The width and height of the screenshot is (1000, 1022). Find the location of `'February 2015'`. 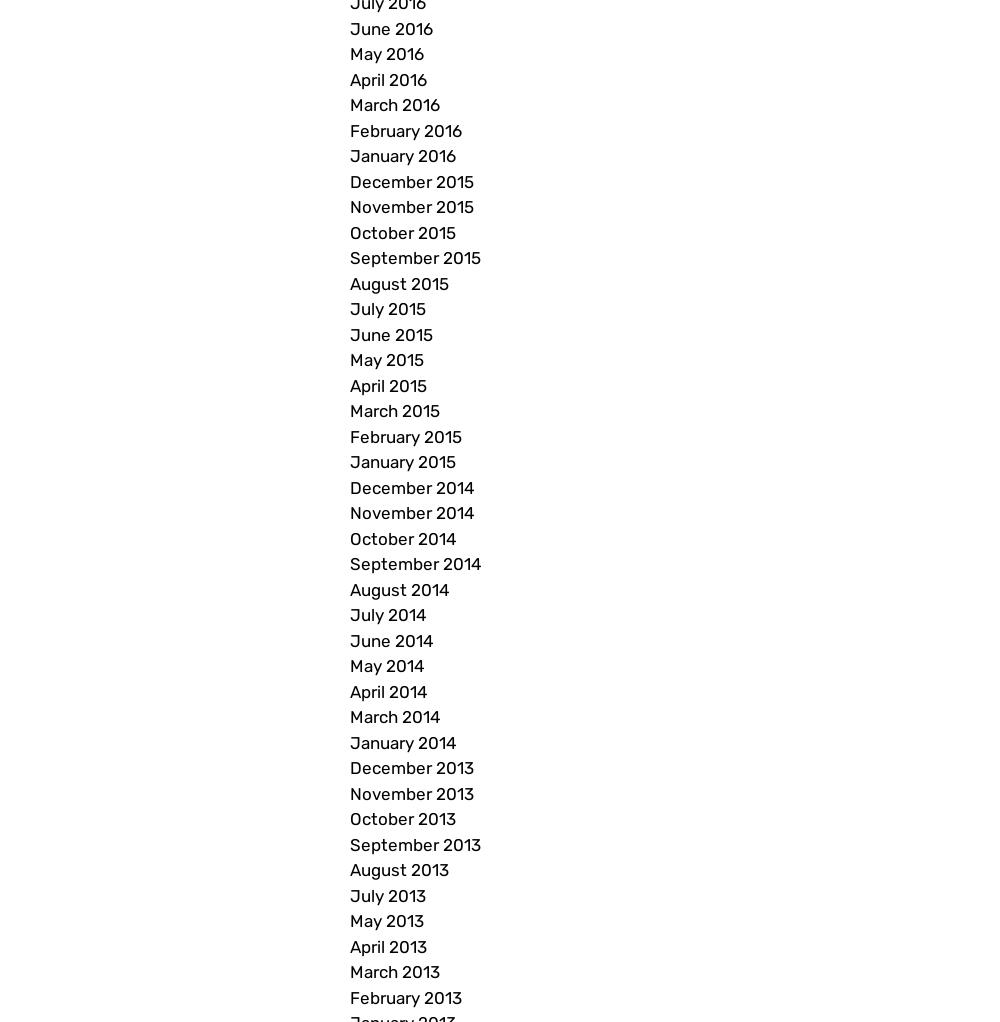

'February 2015' is located at coordinates (406, 435).